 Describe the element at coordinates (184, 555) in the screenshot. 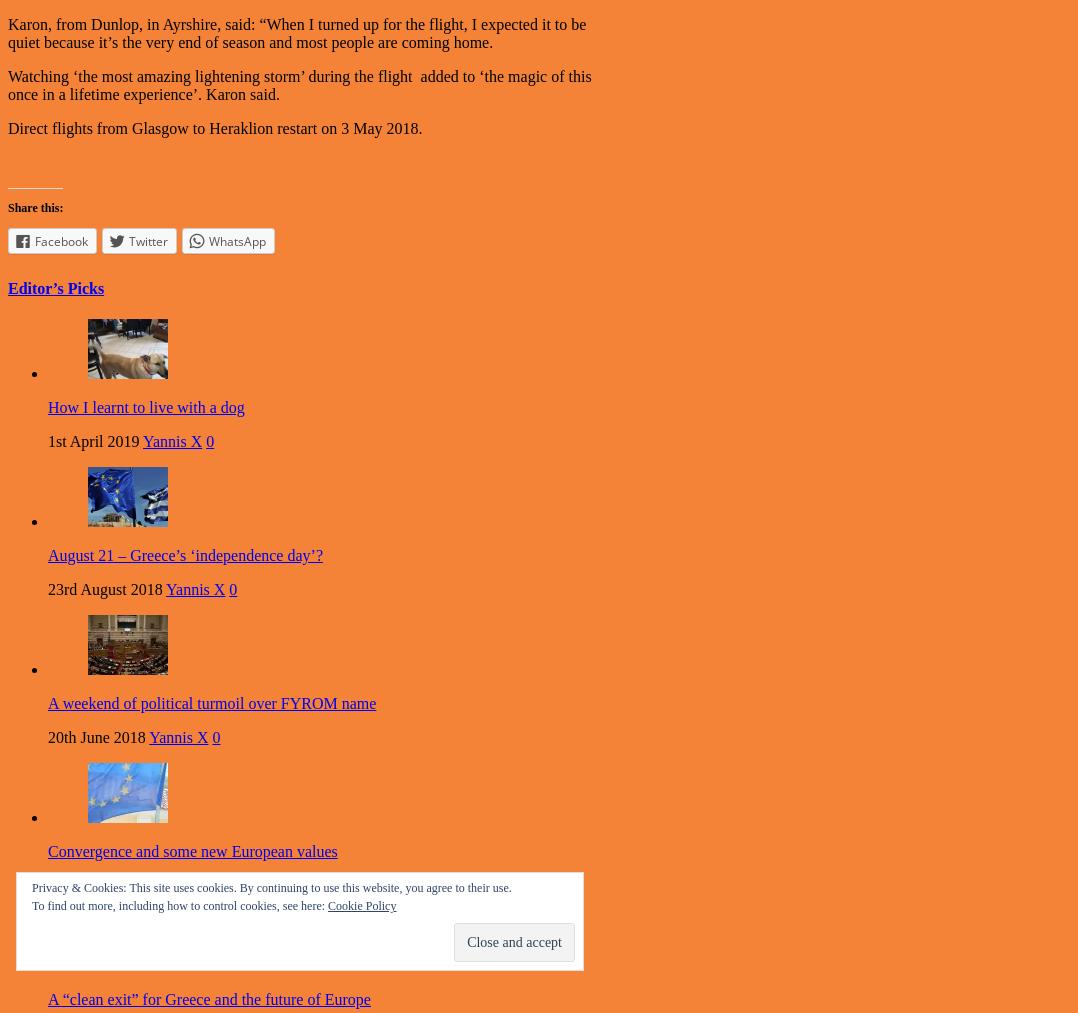

I see `'August 21 – Greece’s ‘independence day’?'` at that location.